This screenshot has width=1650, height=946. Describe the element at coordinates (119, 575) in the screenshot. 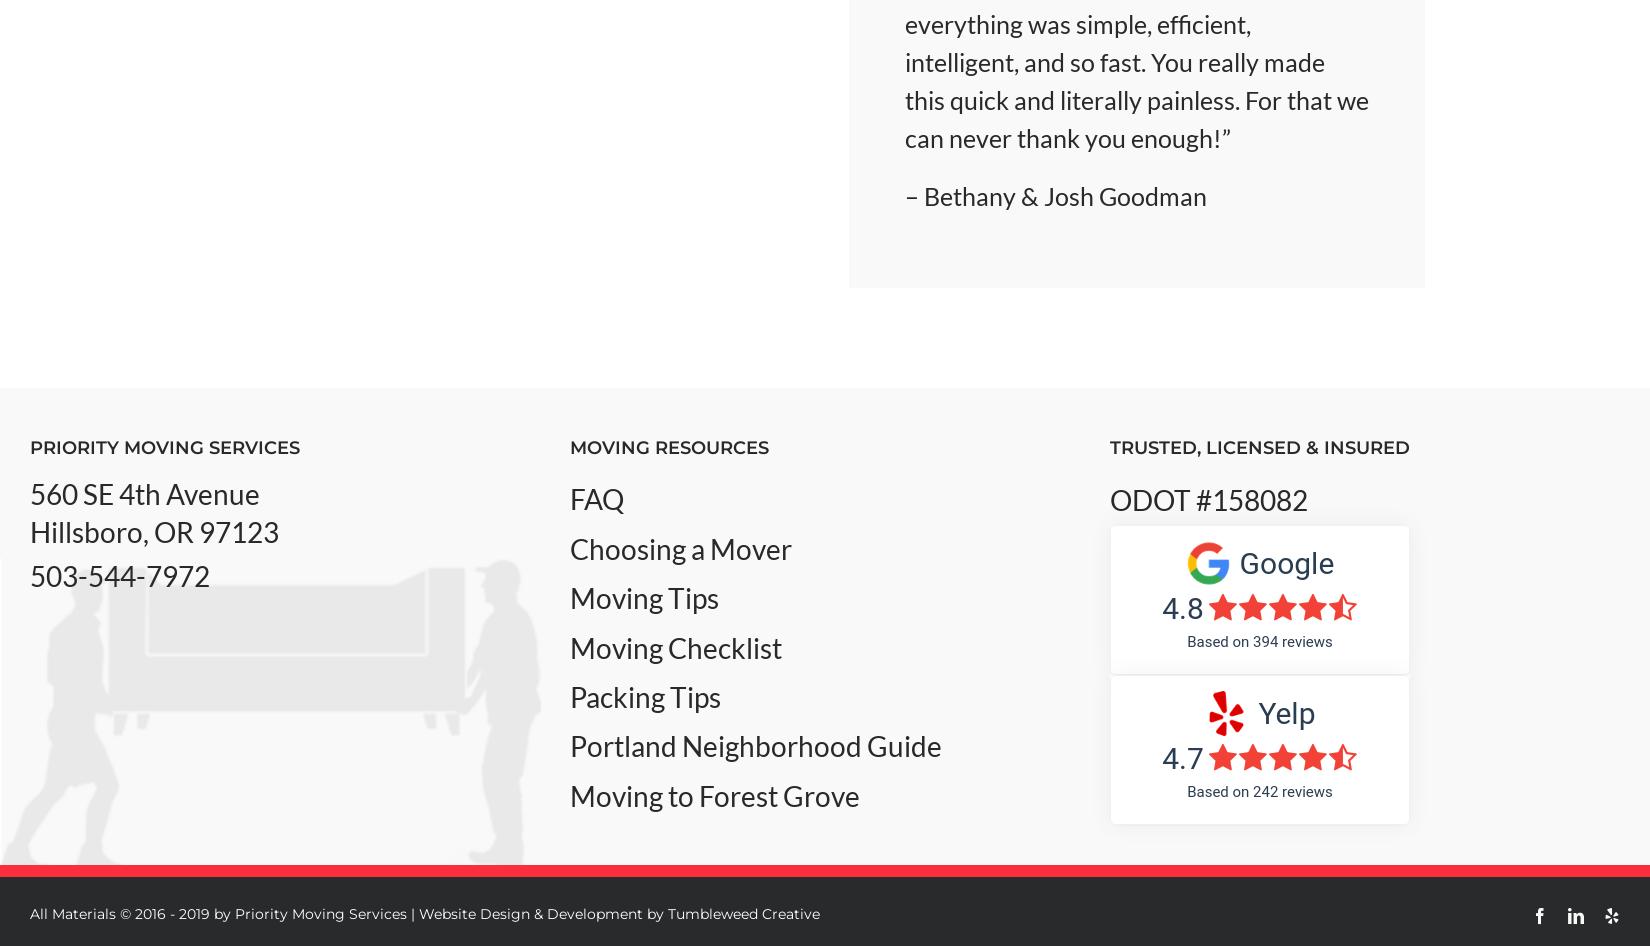

I see `'503-544-7972'` at that location.